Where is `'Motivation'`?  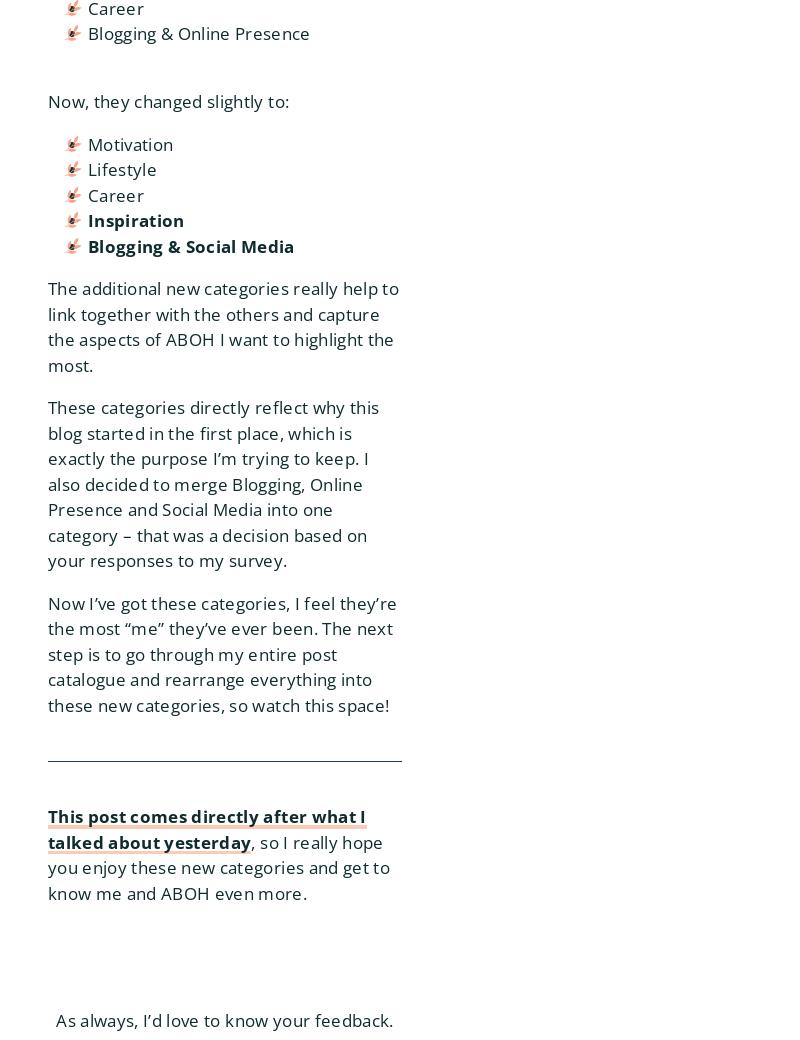
'Motivation' is located at coordinates (129, 143).